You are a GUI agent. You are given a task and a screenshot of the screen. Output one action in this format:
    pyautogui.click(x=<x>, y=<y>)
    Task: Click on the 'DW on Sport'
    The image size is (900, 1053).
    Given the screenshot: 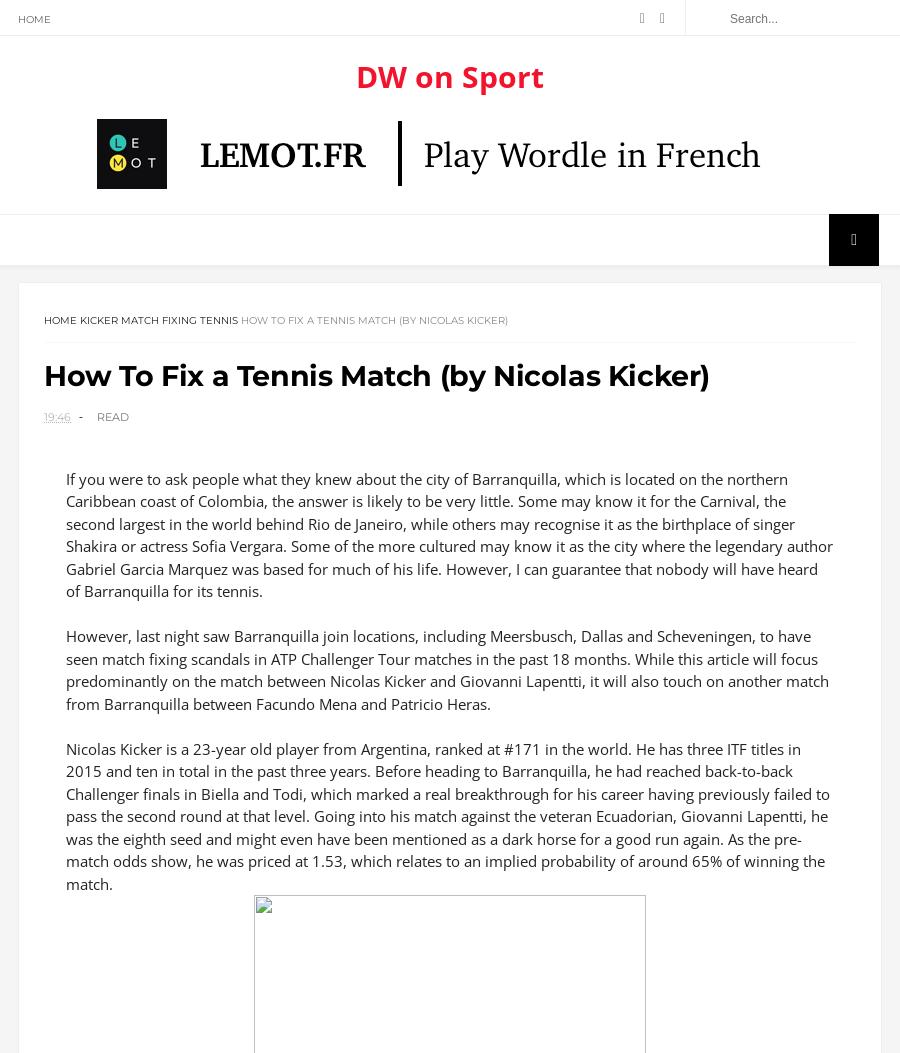 What is the action you would take?
    pyautogui.click(x=450, y=75)
    